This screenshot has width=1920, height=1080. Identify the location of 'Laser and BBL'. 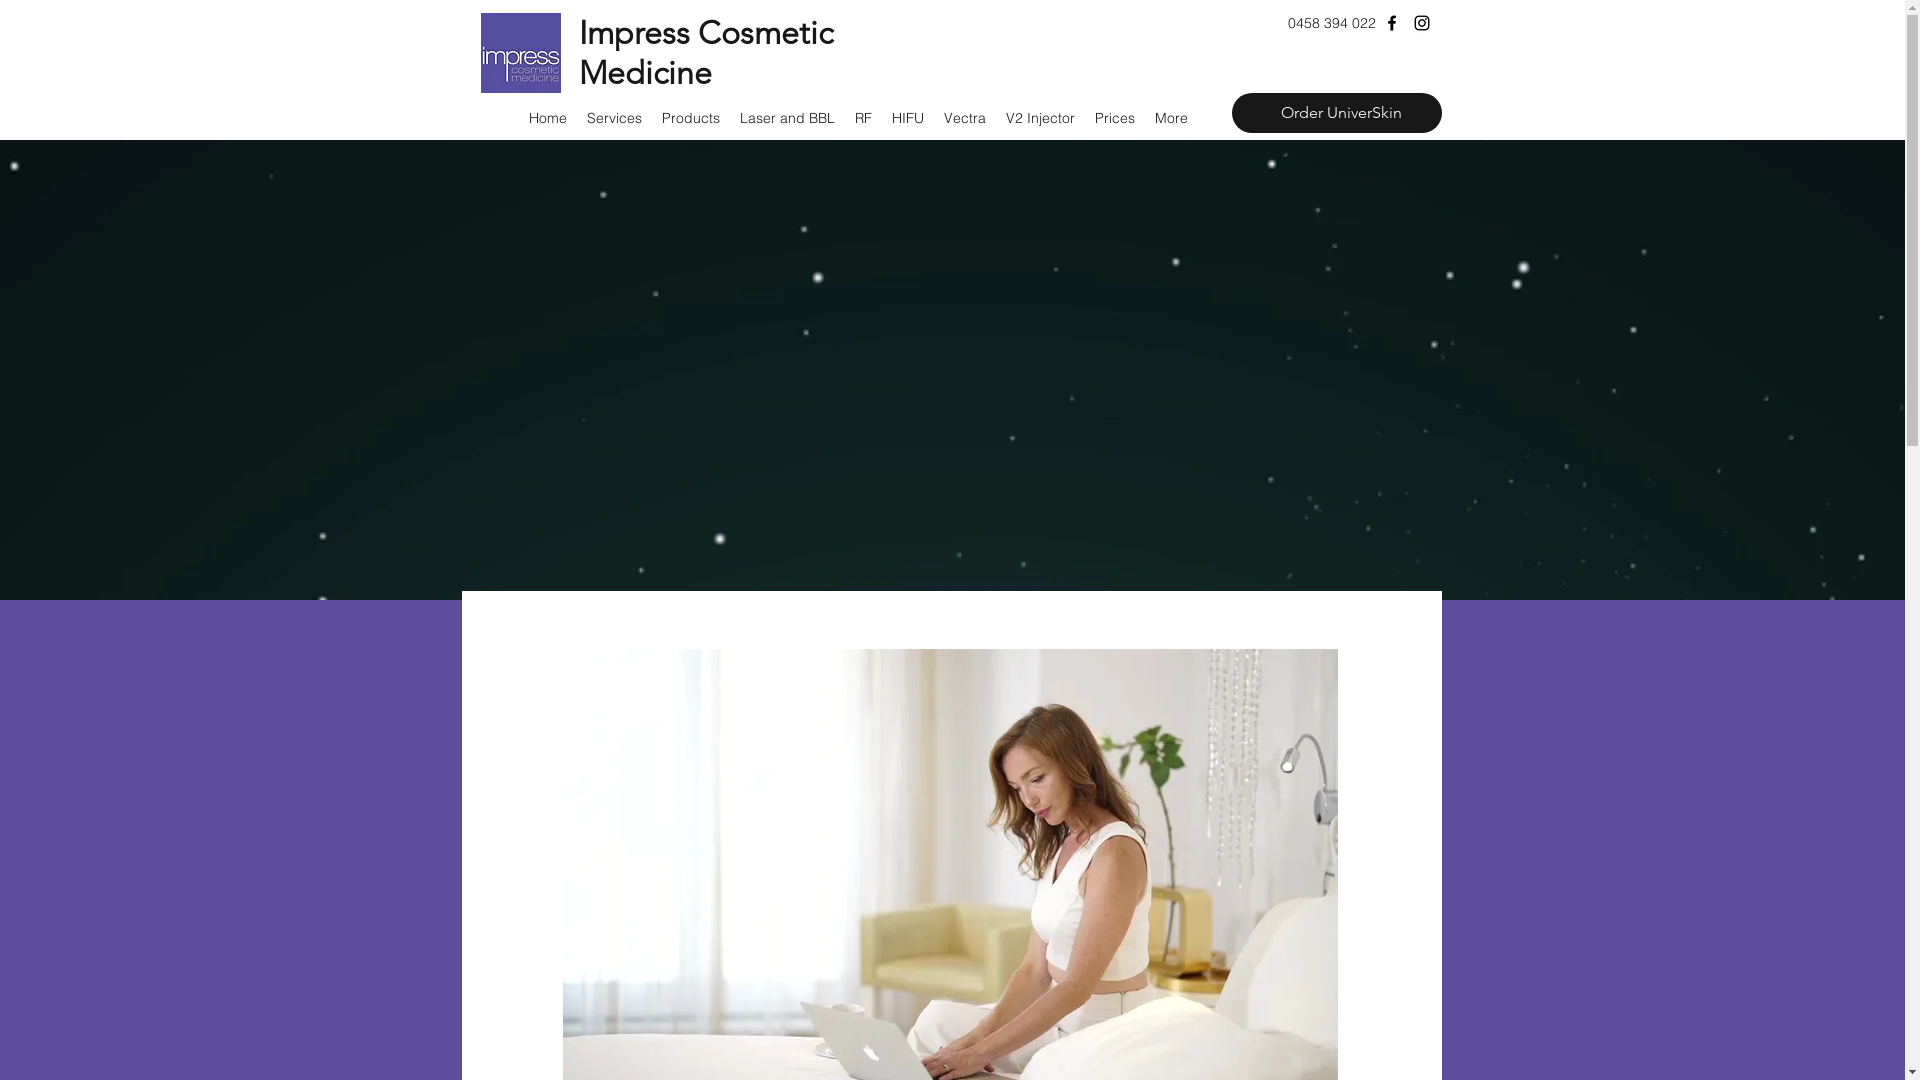
(786, 118).